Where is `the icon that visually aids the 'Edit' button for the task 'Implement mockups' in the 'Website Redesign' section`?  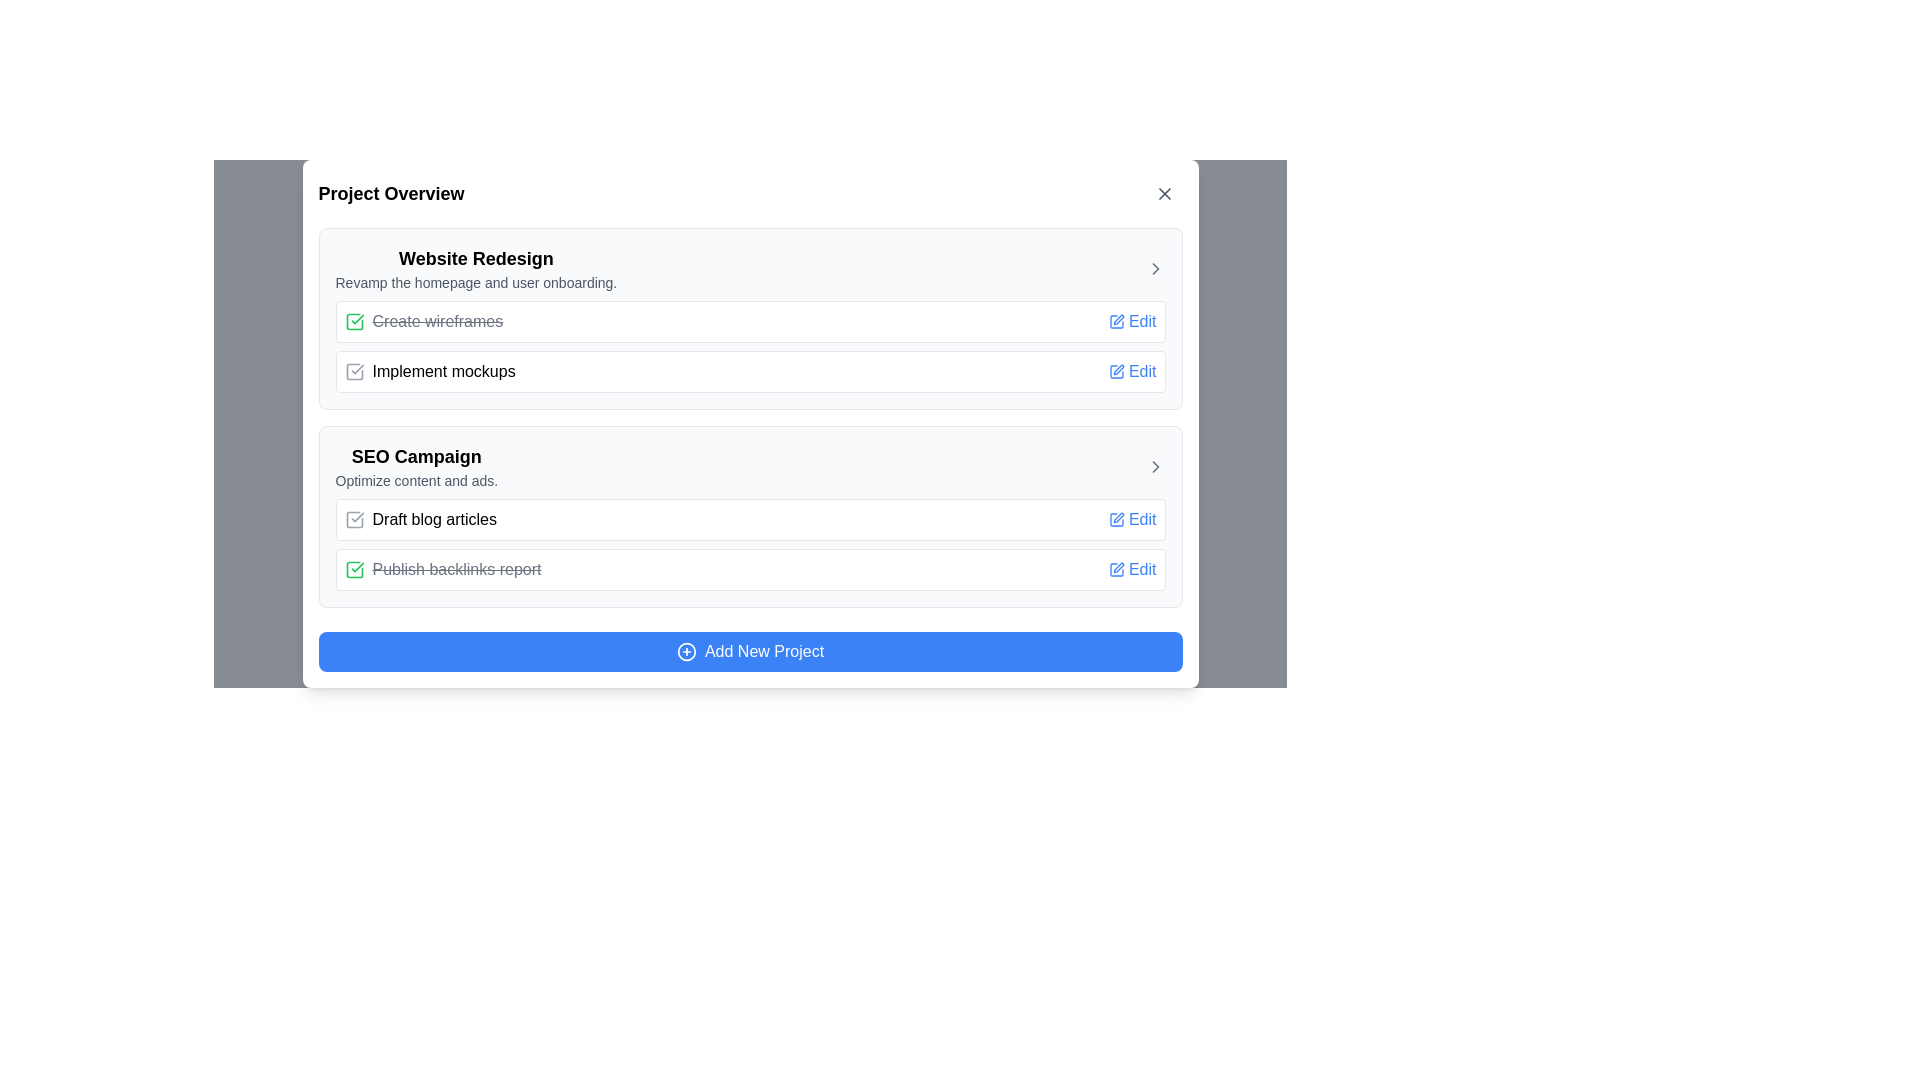 the icon that visually aids the 'Edit' button for the task 'Implement mockups' in the 'Website Redesign' section is located at coordinates (1115, 371).